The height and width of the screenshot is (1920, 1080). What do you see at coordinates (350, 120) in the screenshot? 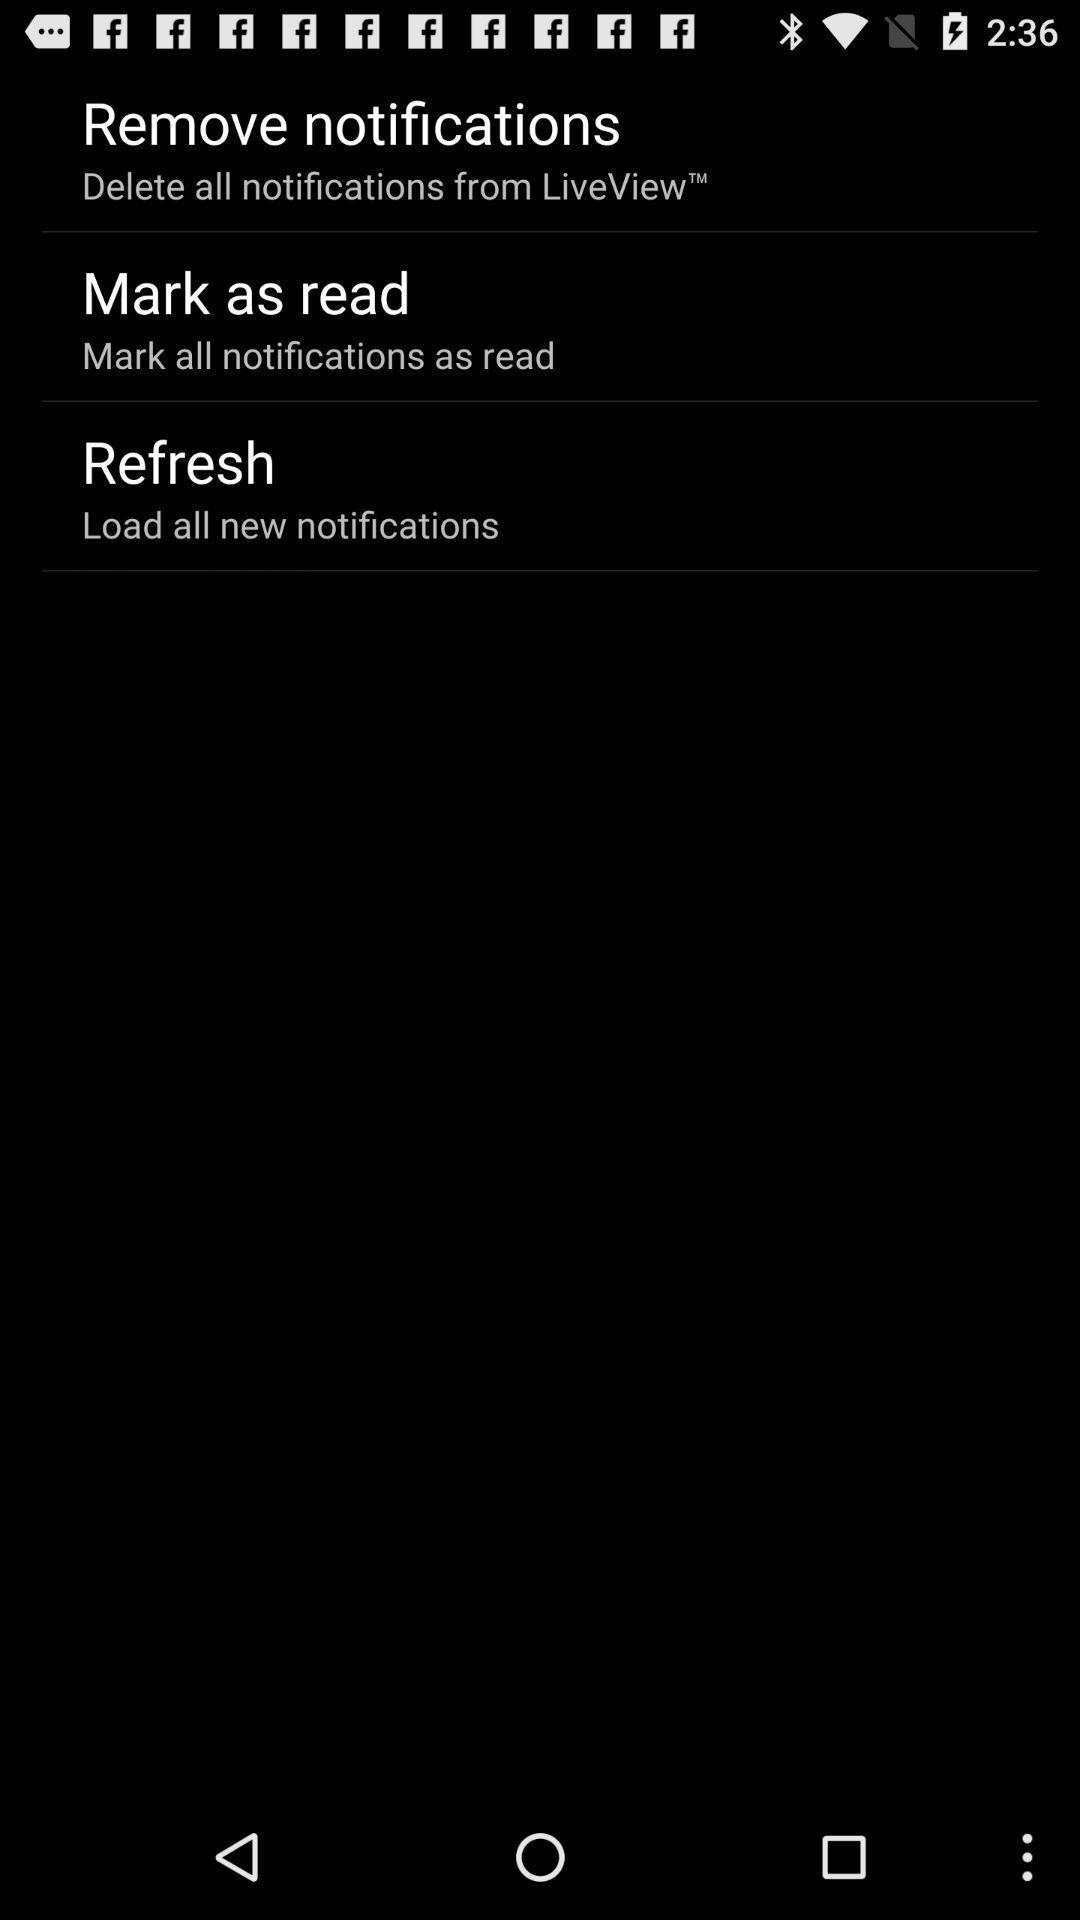
I see `icon above the delete all notifications app` at bounding box center [350, 120].